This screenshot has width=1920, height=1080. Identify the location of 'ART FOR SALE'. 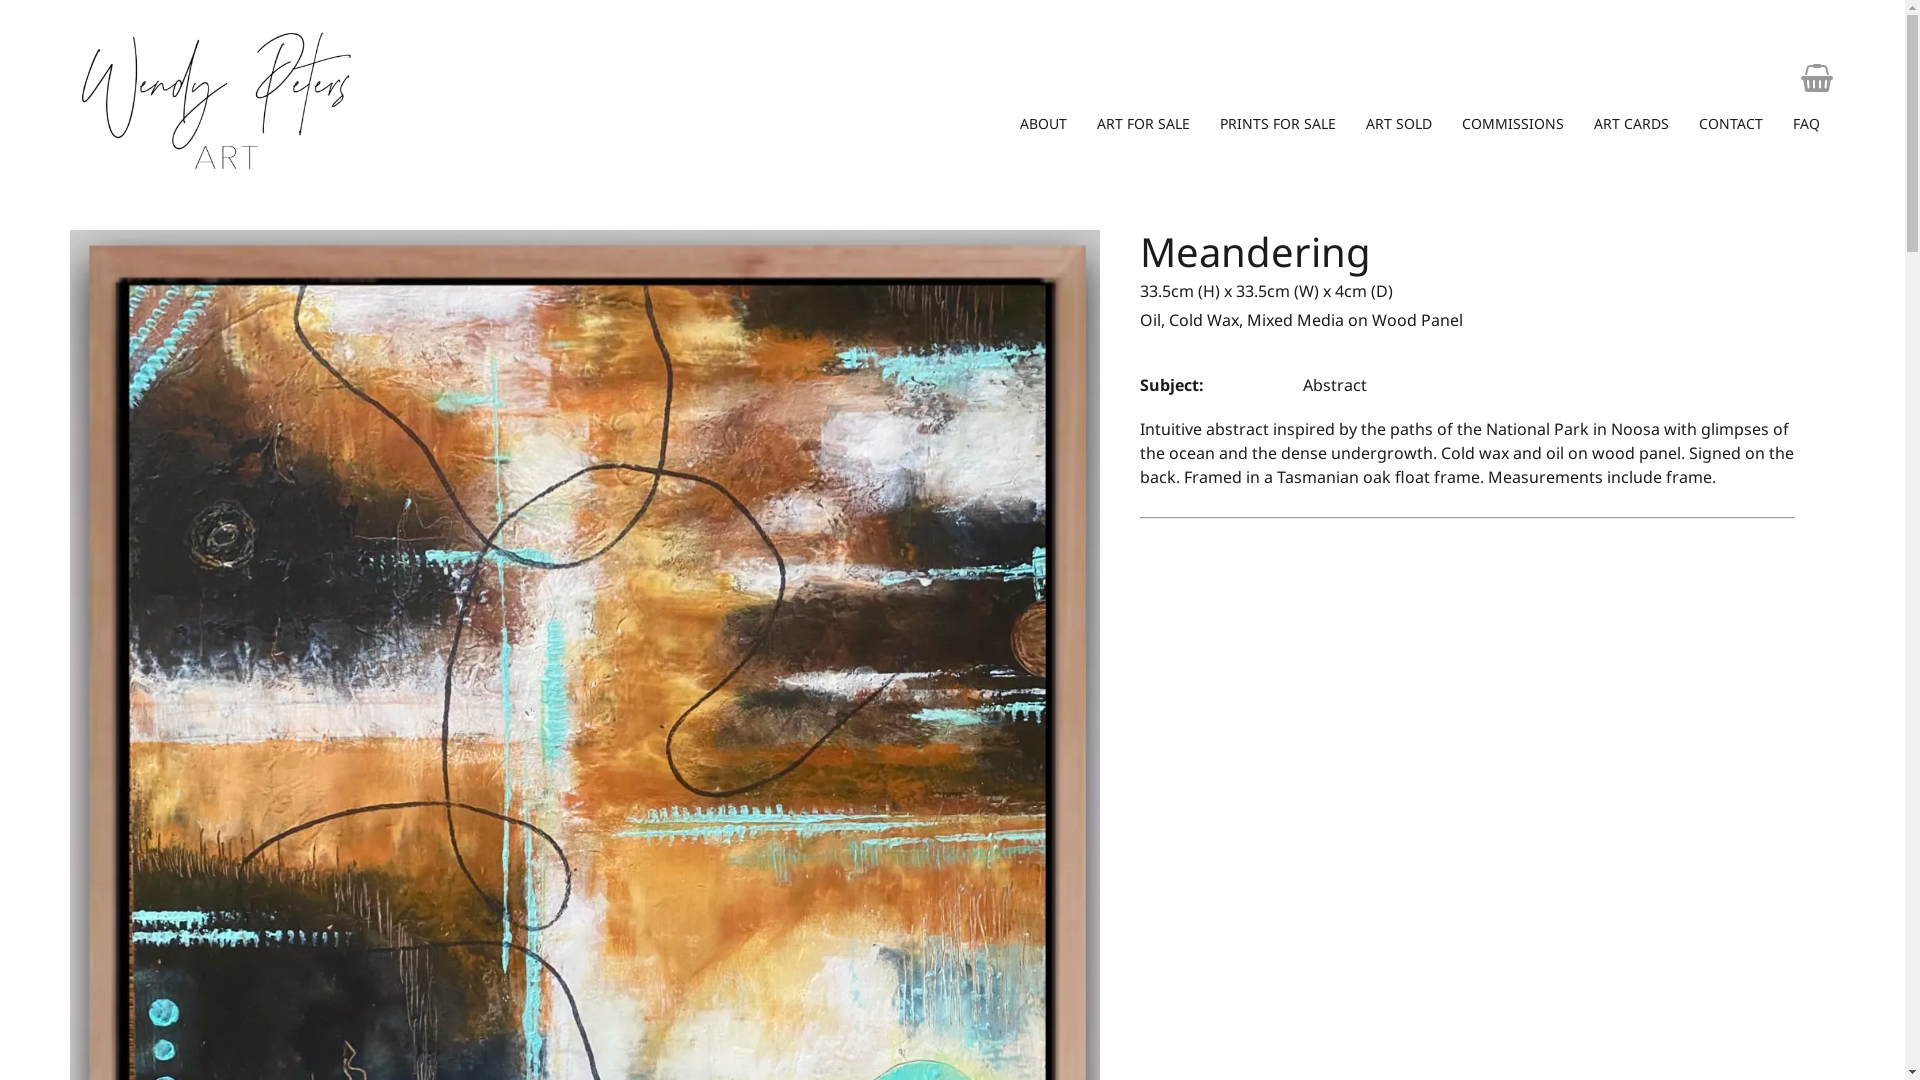
(1143, 123).